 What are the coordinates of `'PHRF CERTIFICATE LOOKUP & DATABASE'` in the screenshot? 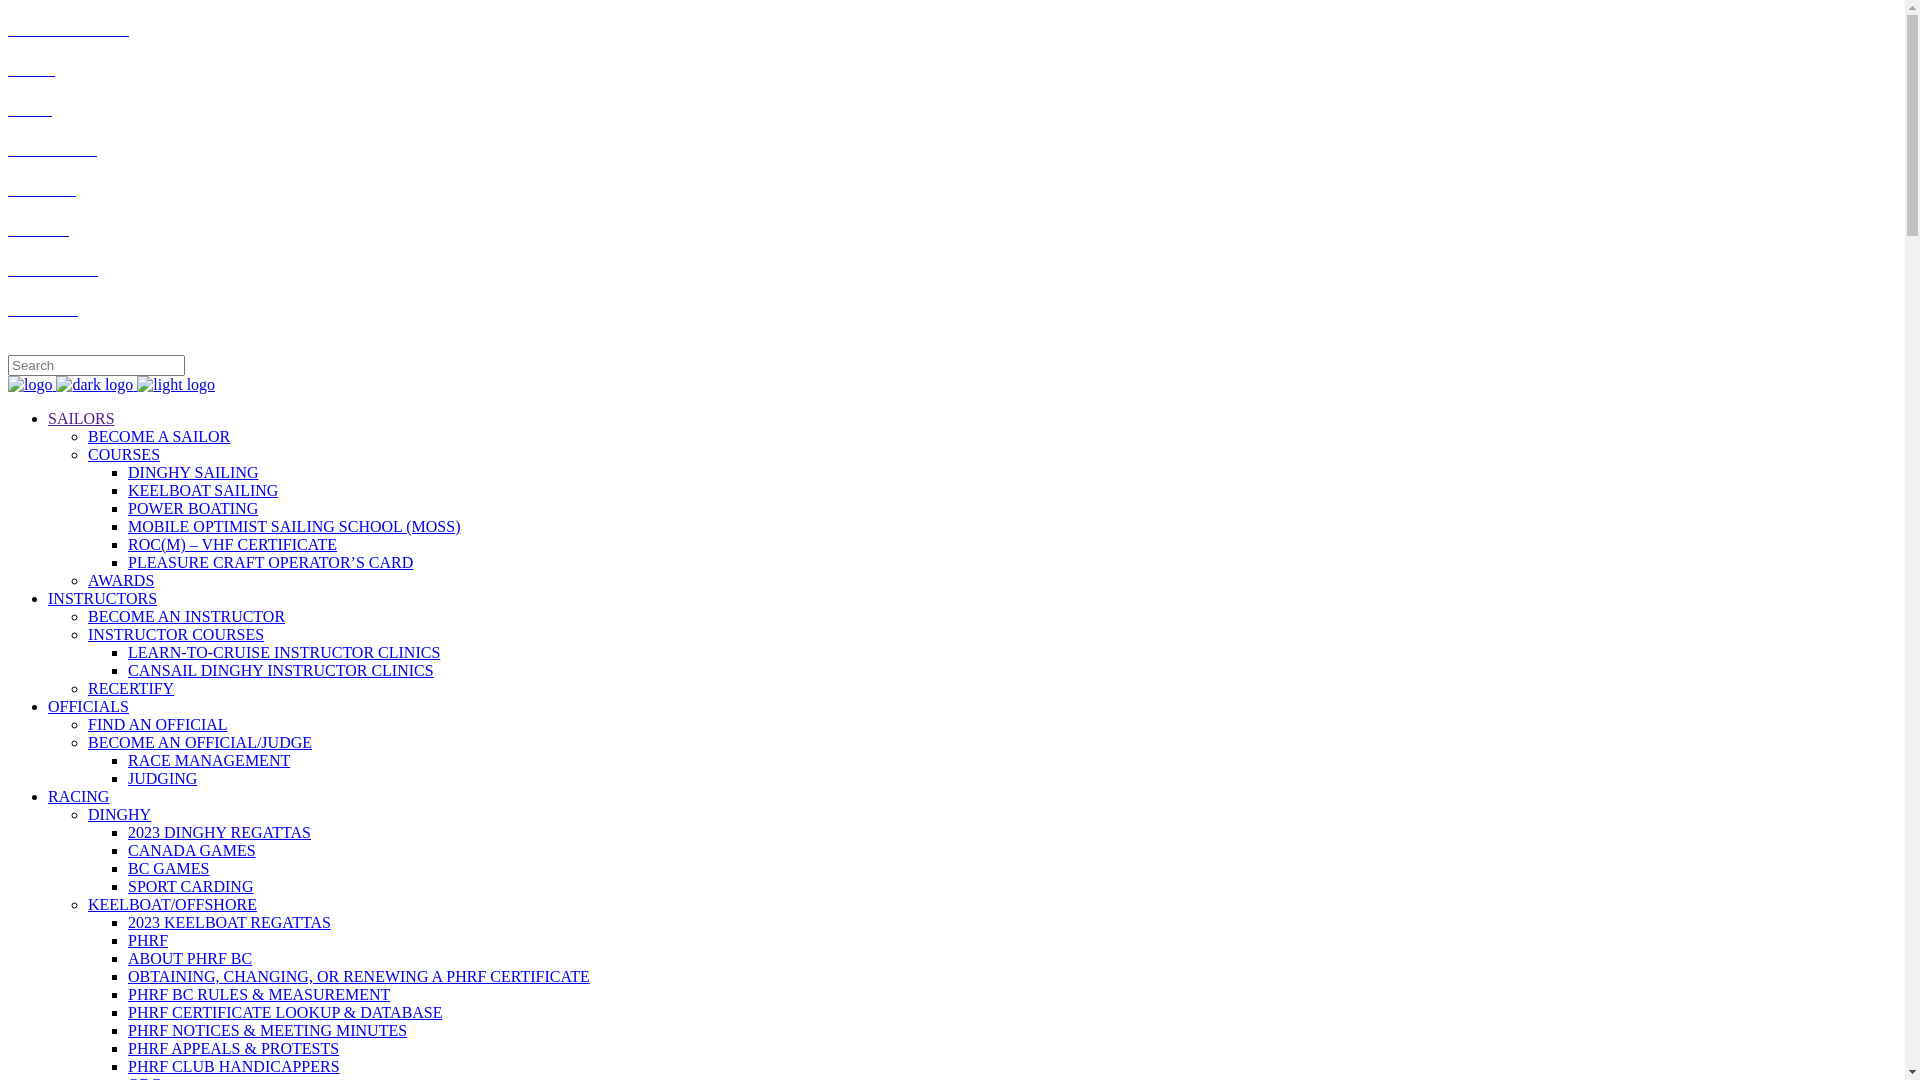 It's located at (284, 1012).